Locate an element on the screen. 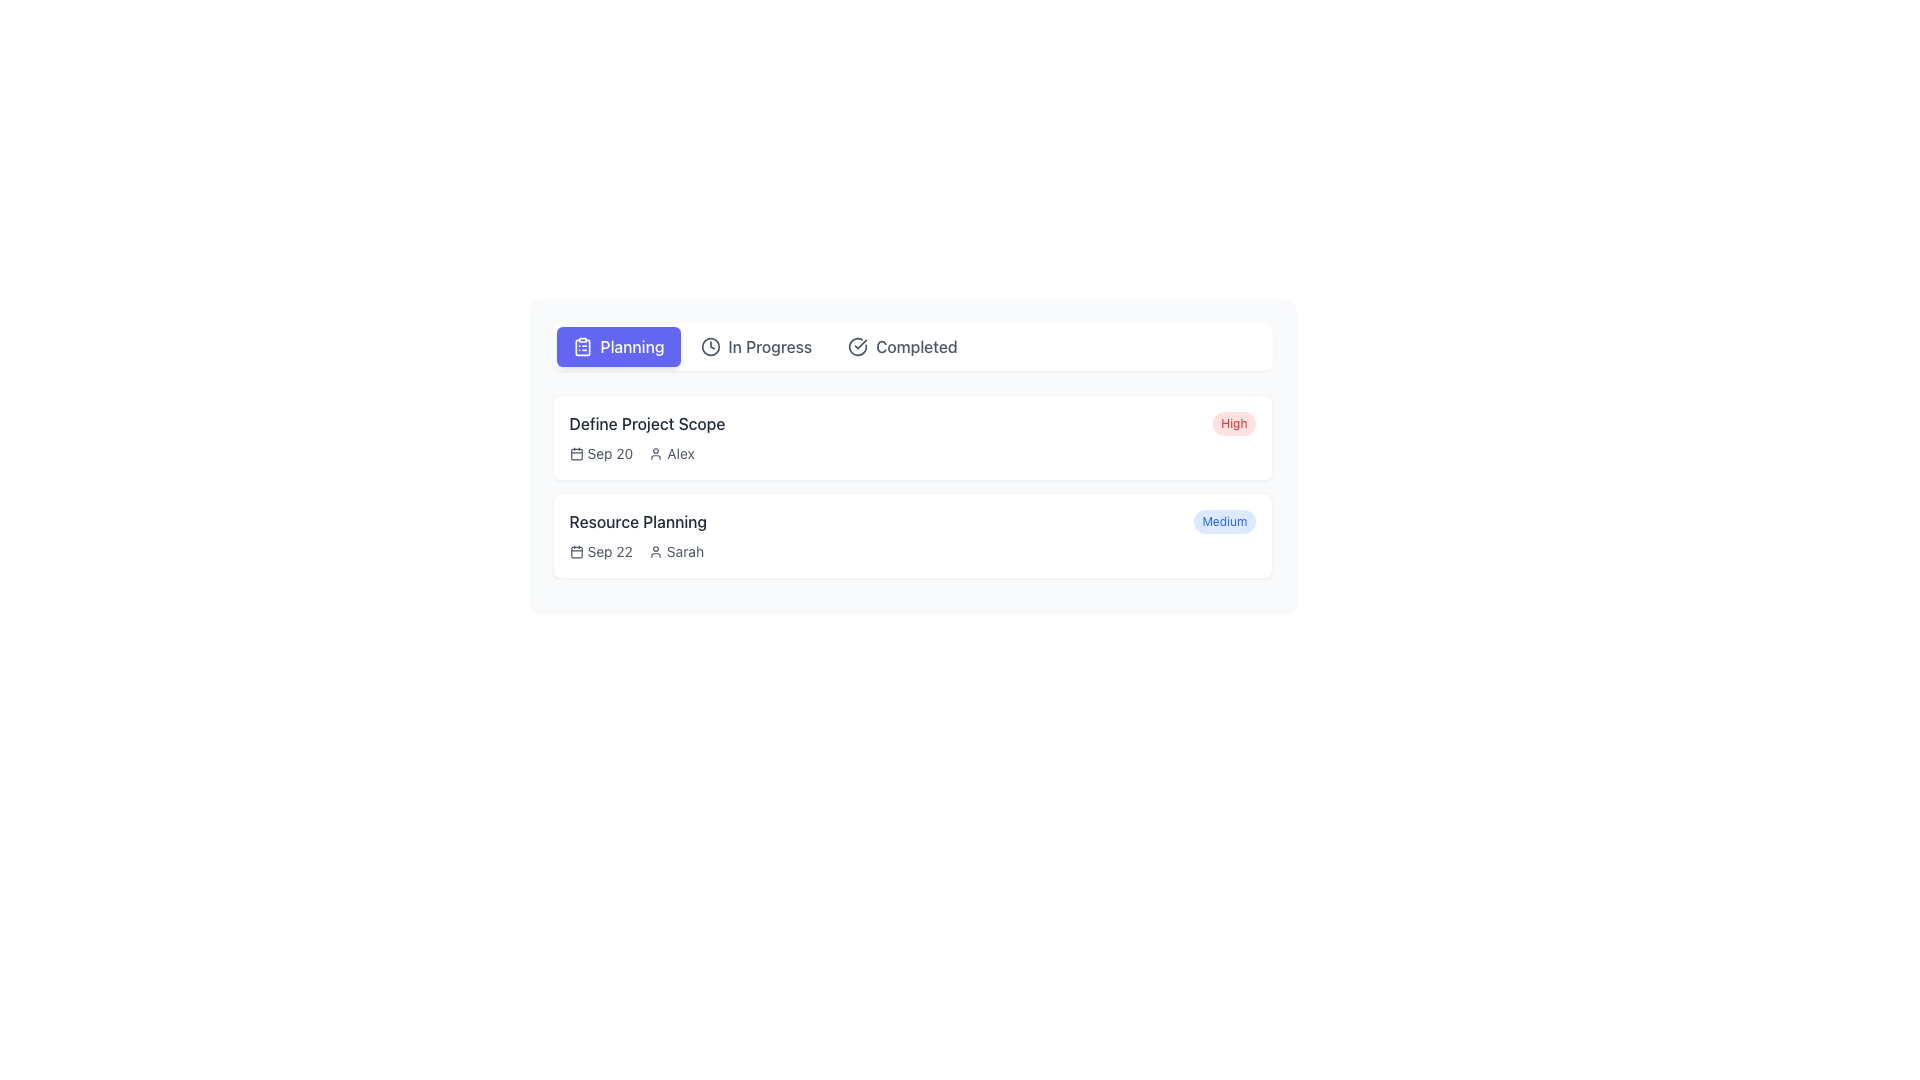  the static text label that identifies the name of a person associated with the task or event, located to the right of the user icon and beneath the text 'Sep 22' in the 'Planning' section is located at coordinates (685, 551).